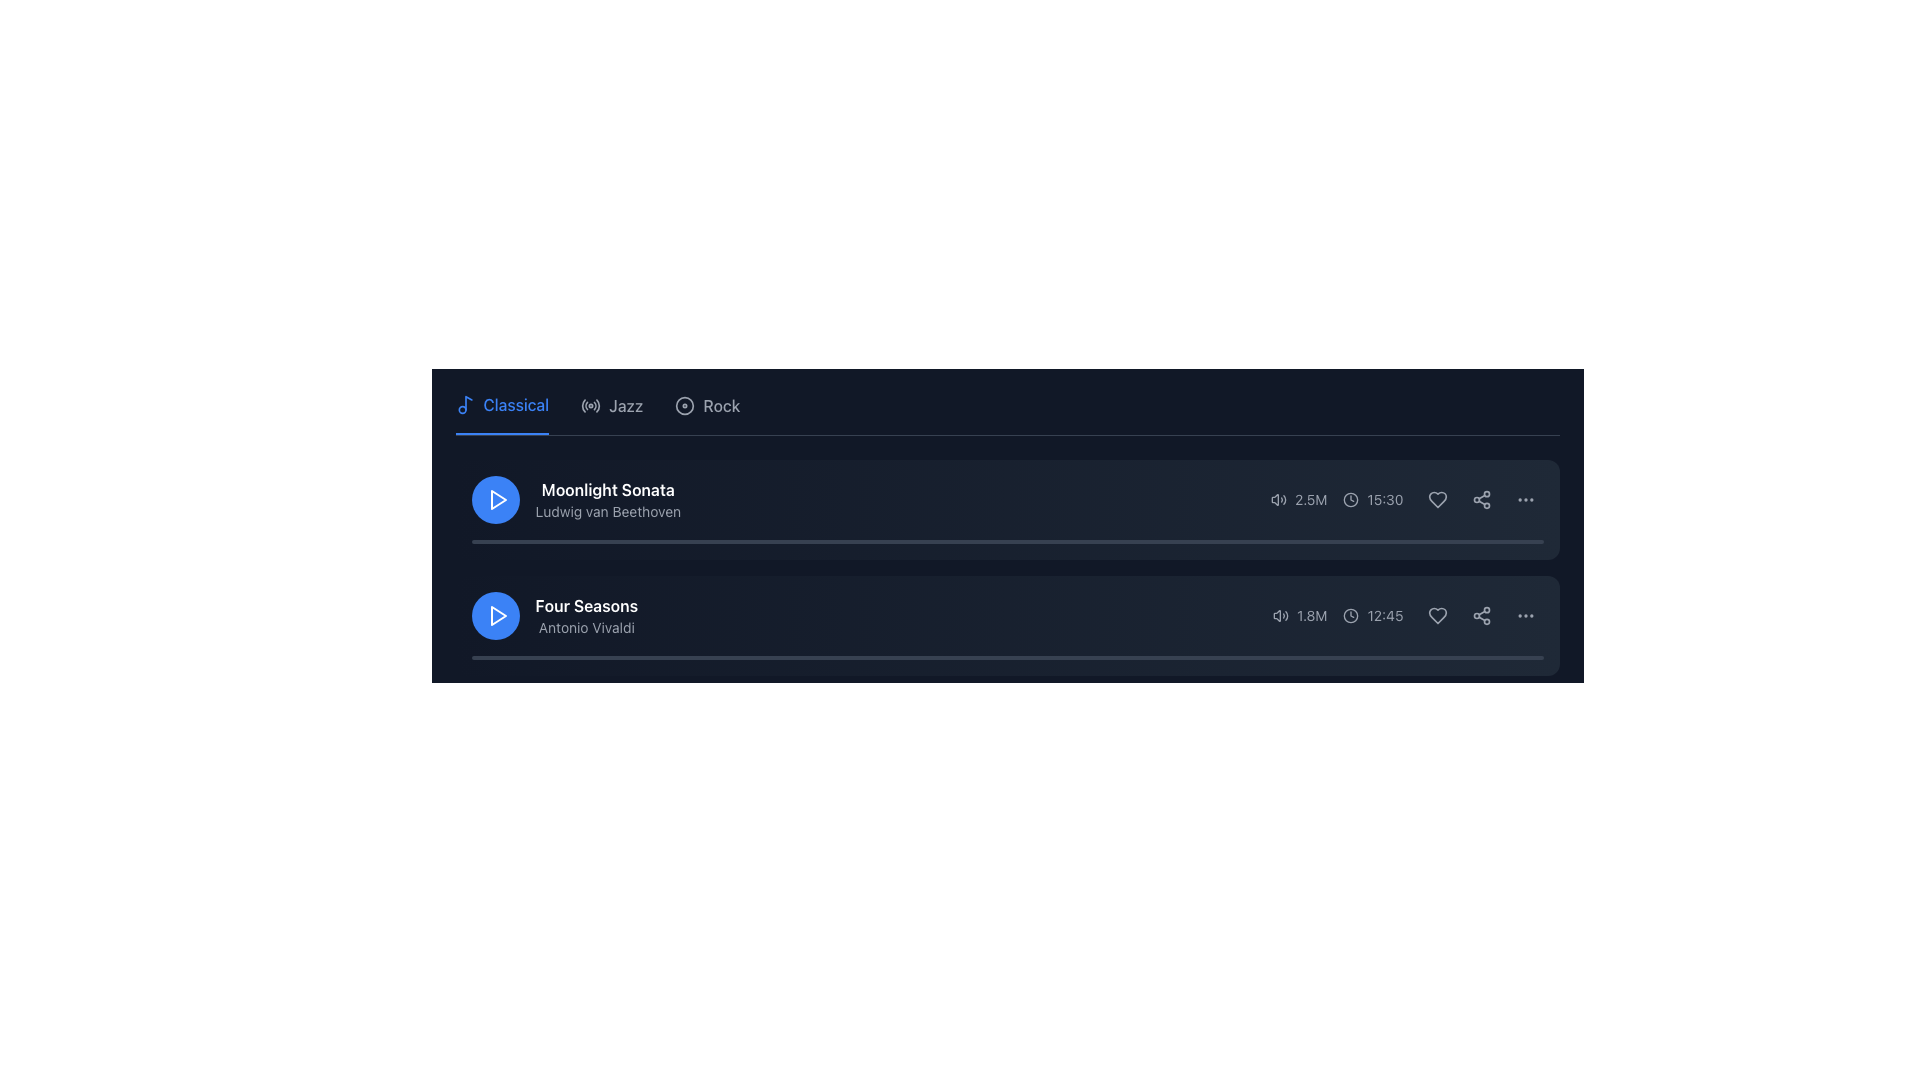 The image size is (1920, 1080). Describe the element at coordinates (685, 405) in the screenshot. I see `the circular button-like graphic icon in the 'Rock' tab header` at that location.